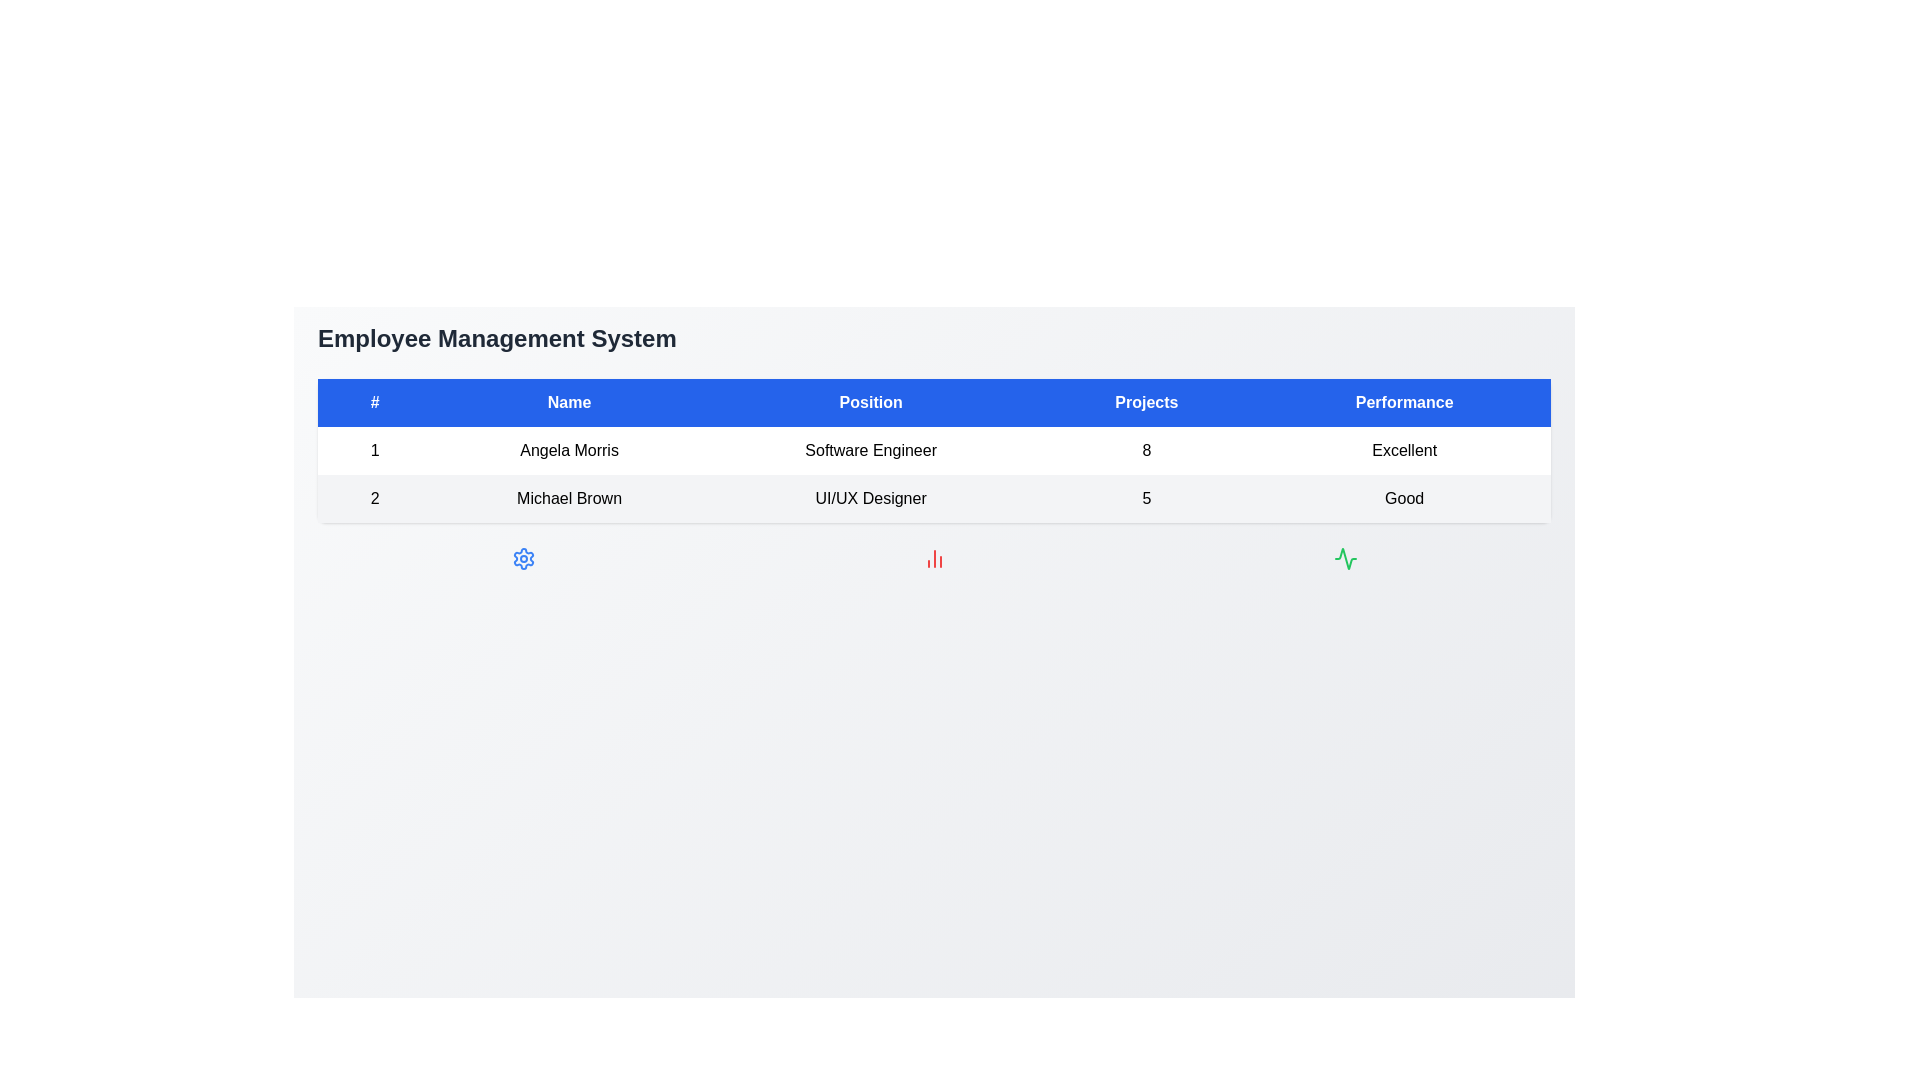 The width and height of the screenshot is (1920, 1080). I want to click on the red bar chart icon button to trigger the color change effect, so click(933, 559).